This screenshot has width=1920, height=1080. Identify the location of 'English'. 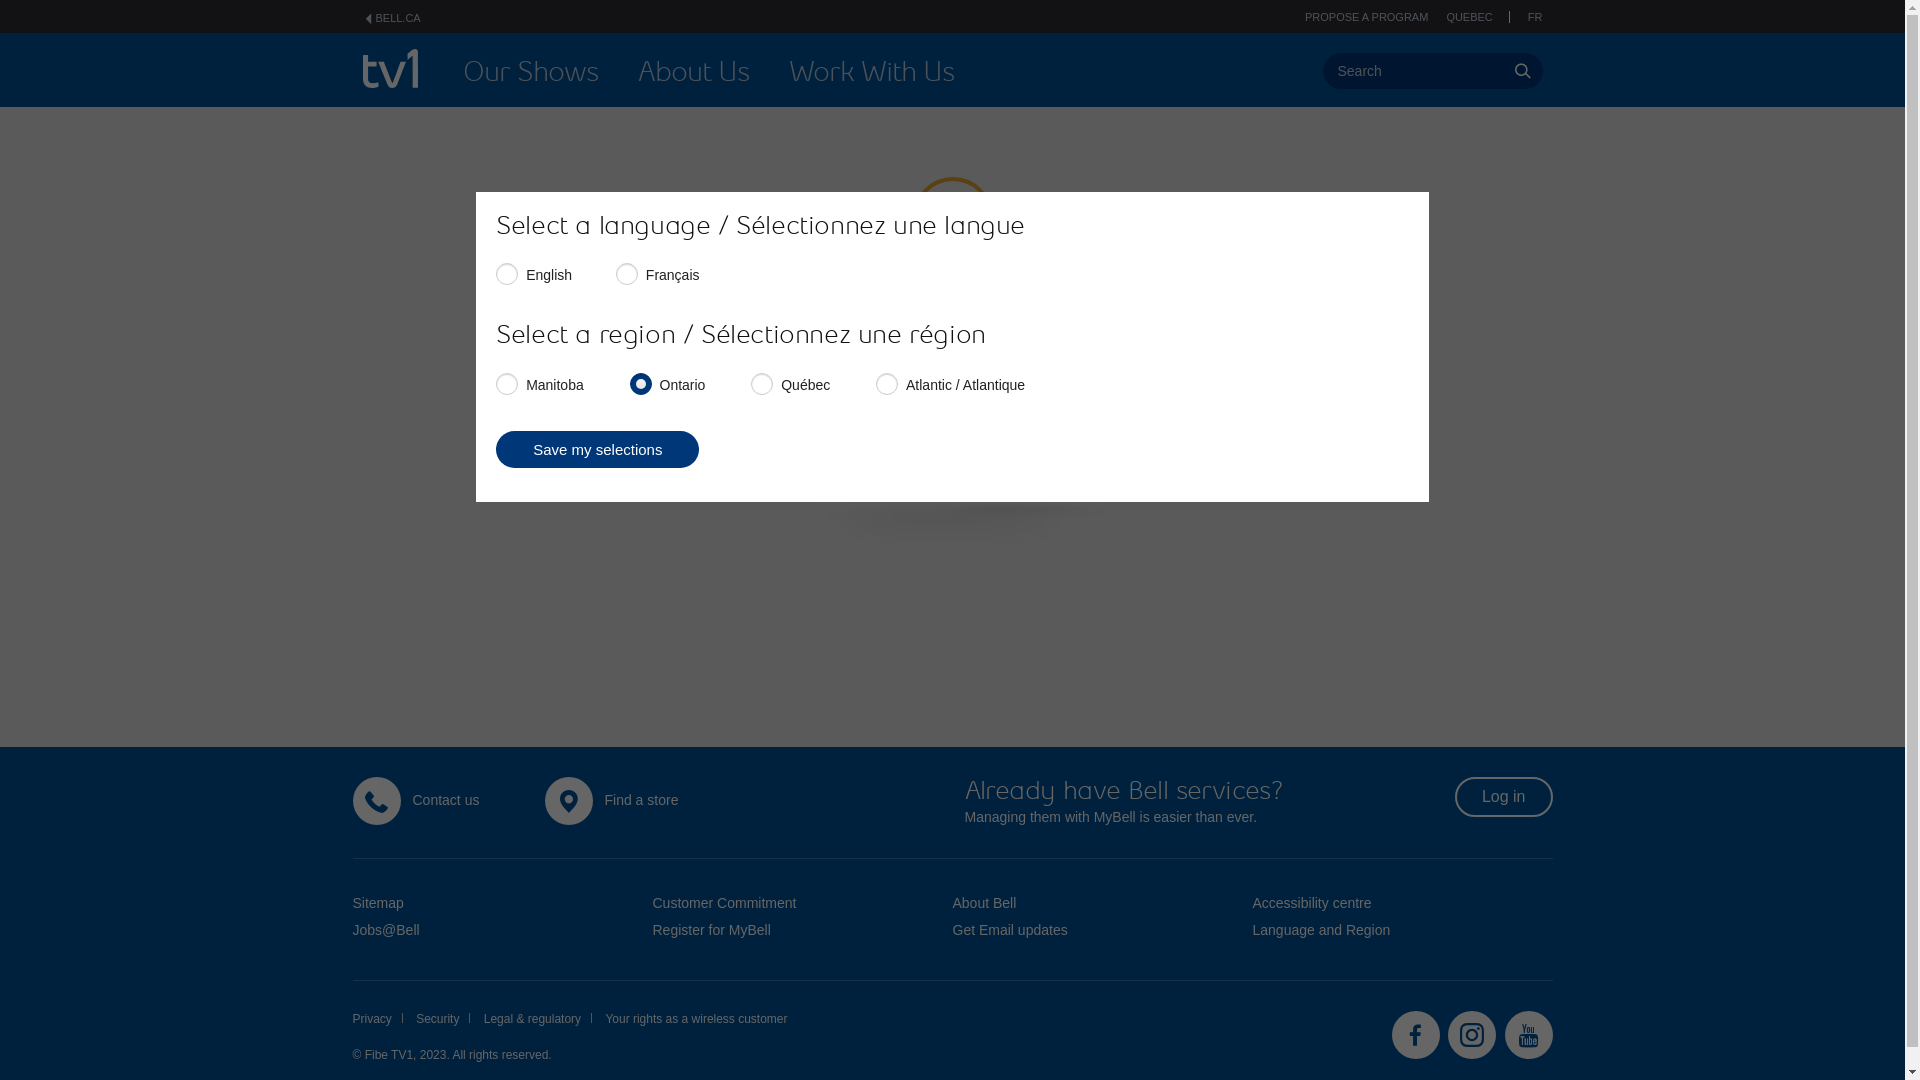
(502, 268).